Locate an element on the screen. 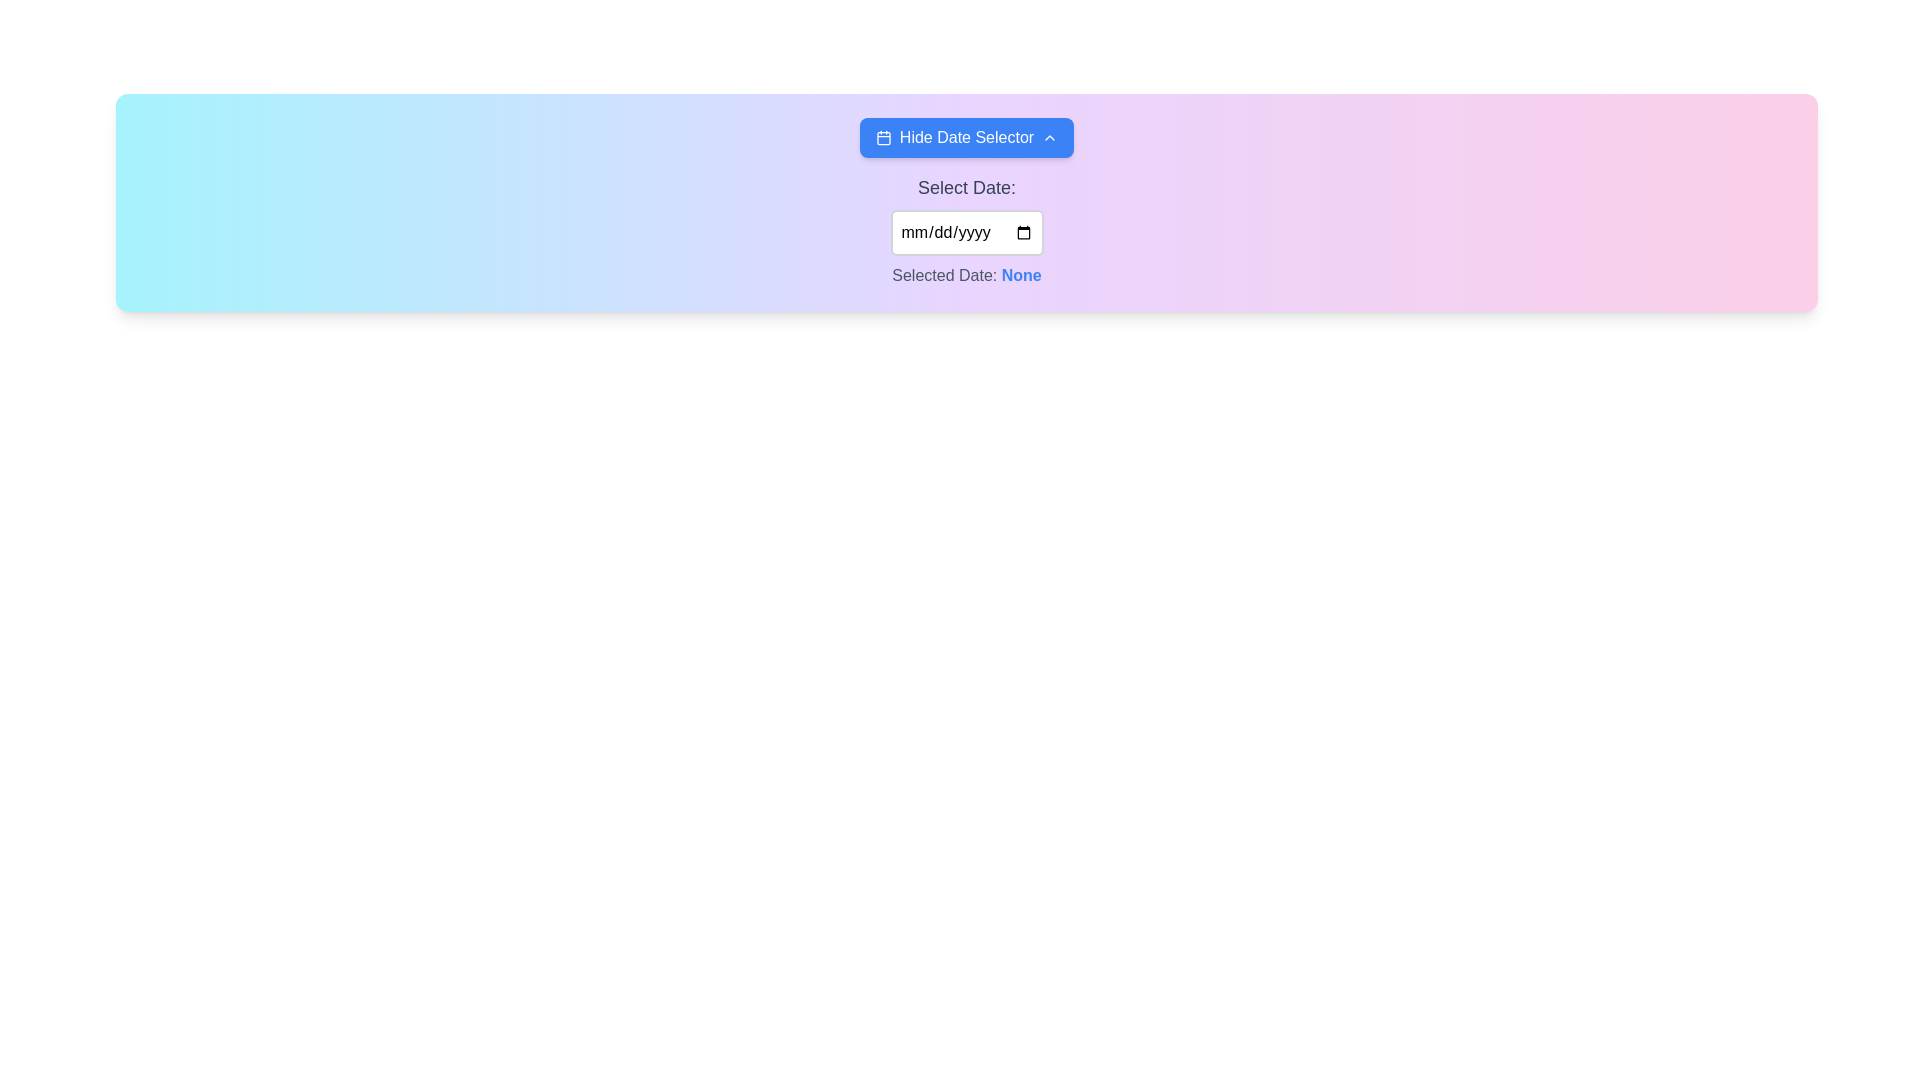  the upward-facing chevron icon located to the right of the 'Hide Date Selector' button is located at coordinates (1049, 137).